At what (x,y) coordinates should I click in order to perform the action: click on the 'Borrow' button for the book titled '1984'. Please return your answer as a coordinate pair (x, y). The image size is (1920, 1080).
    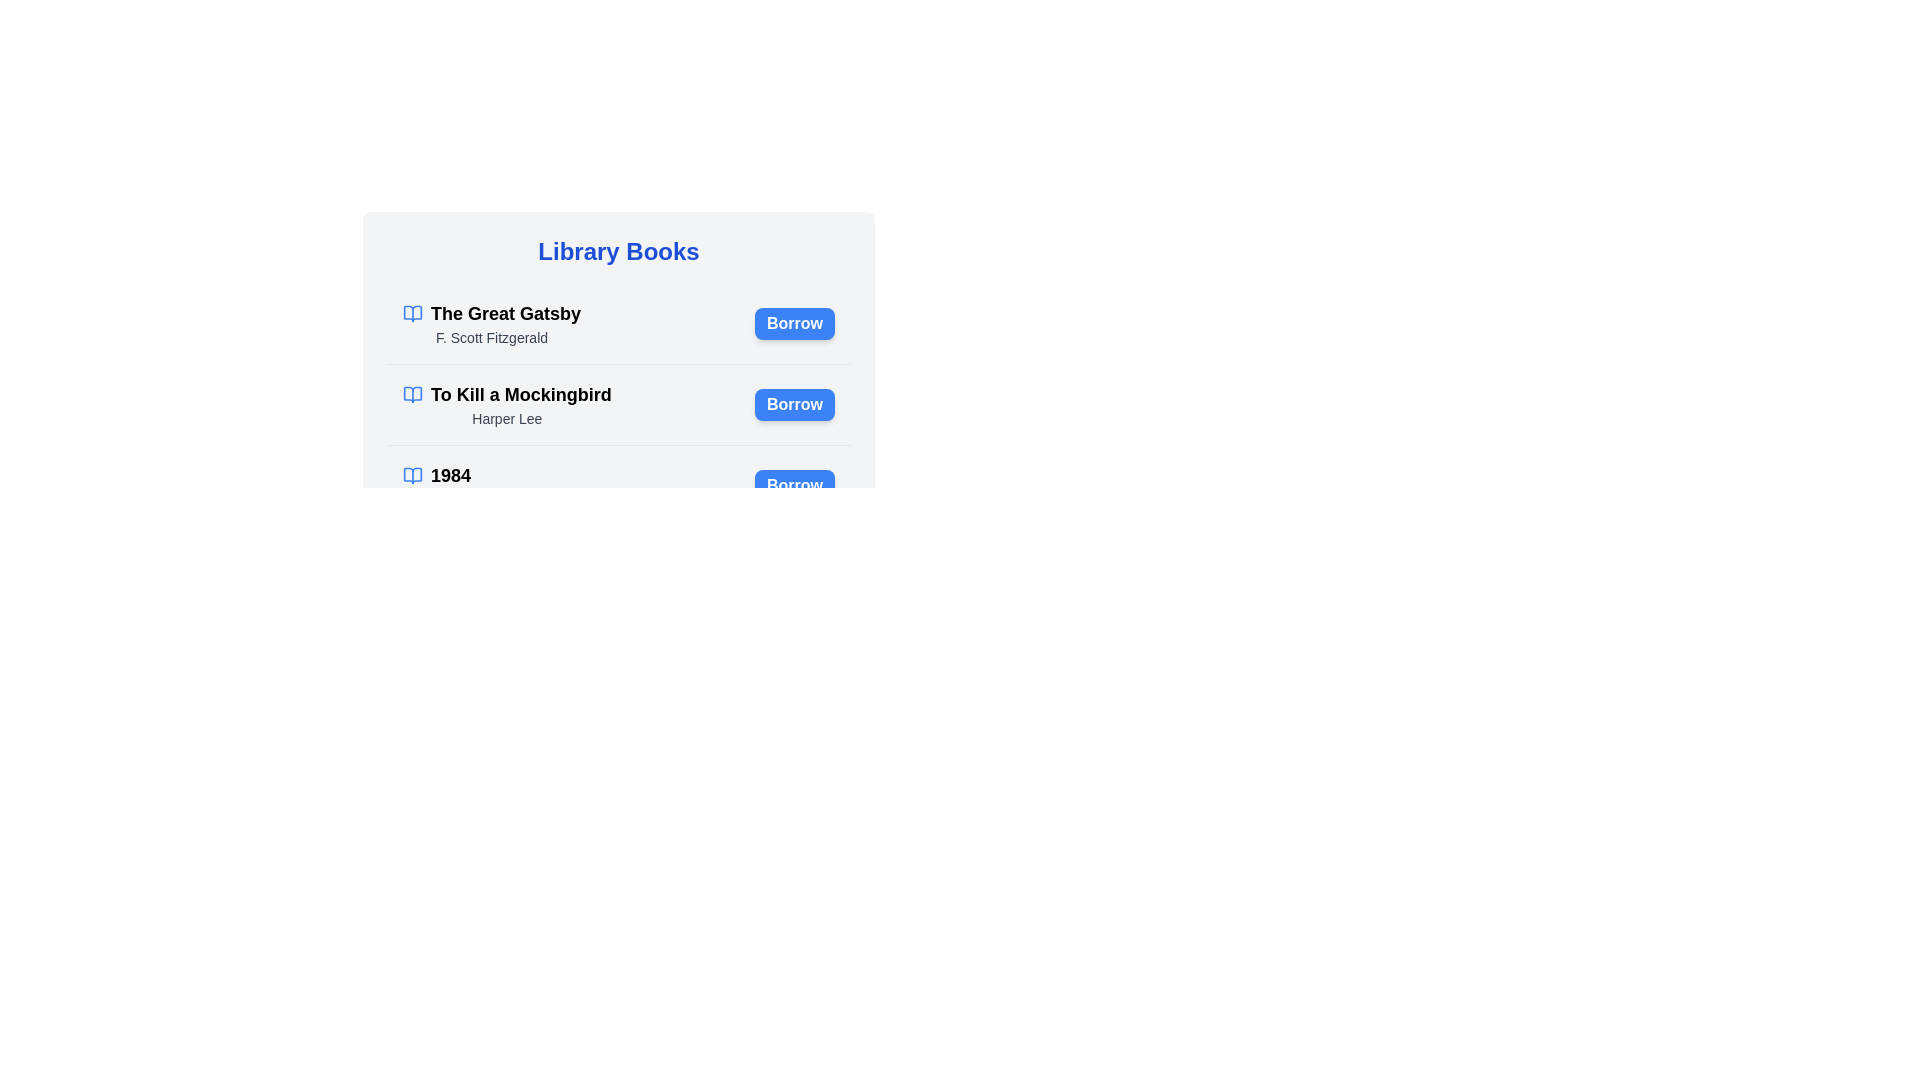
    Looking at the image, I should click on (794, 486).